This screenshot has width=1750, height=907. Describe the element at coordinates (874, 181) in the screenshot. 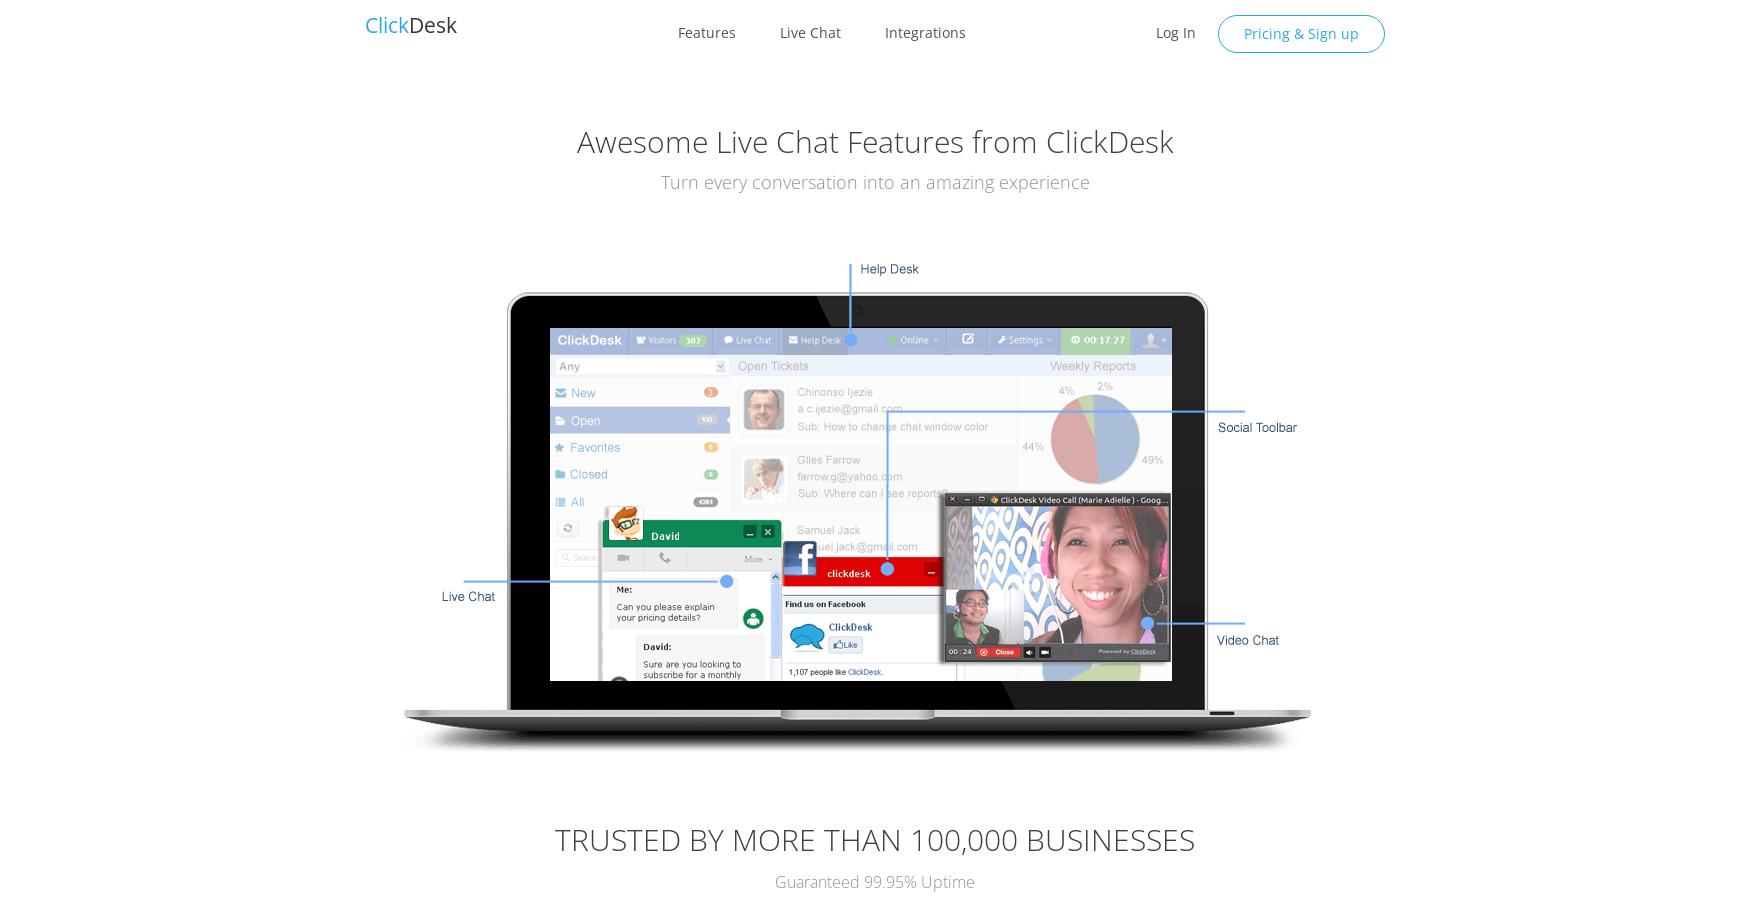

I see `'Turn every conversation into an amazing experience'` at that location.